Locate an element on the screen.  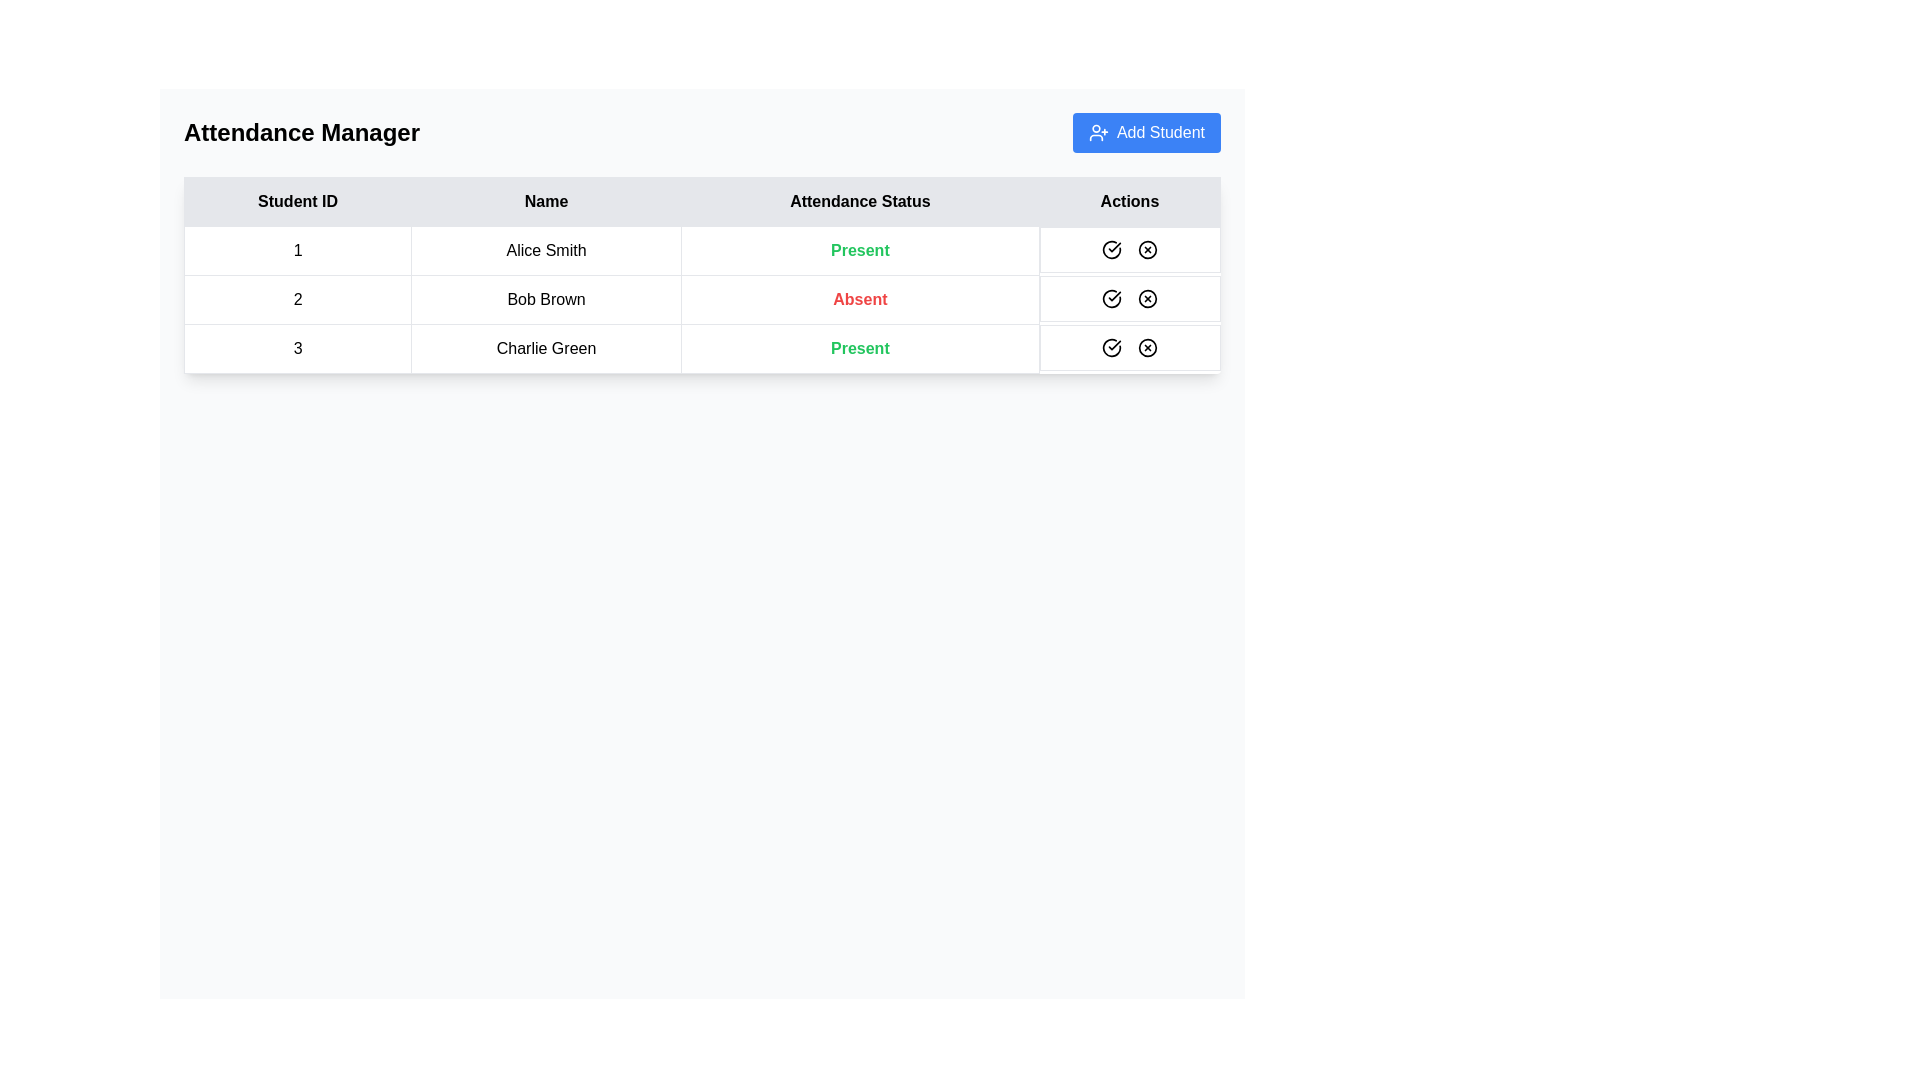
the cancel or delete icon, which is a circular outline located in the 'Actions' column of the third row in the table is located at coordinates (1148, 346).